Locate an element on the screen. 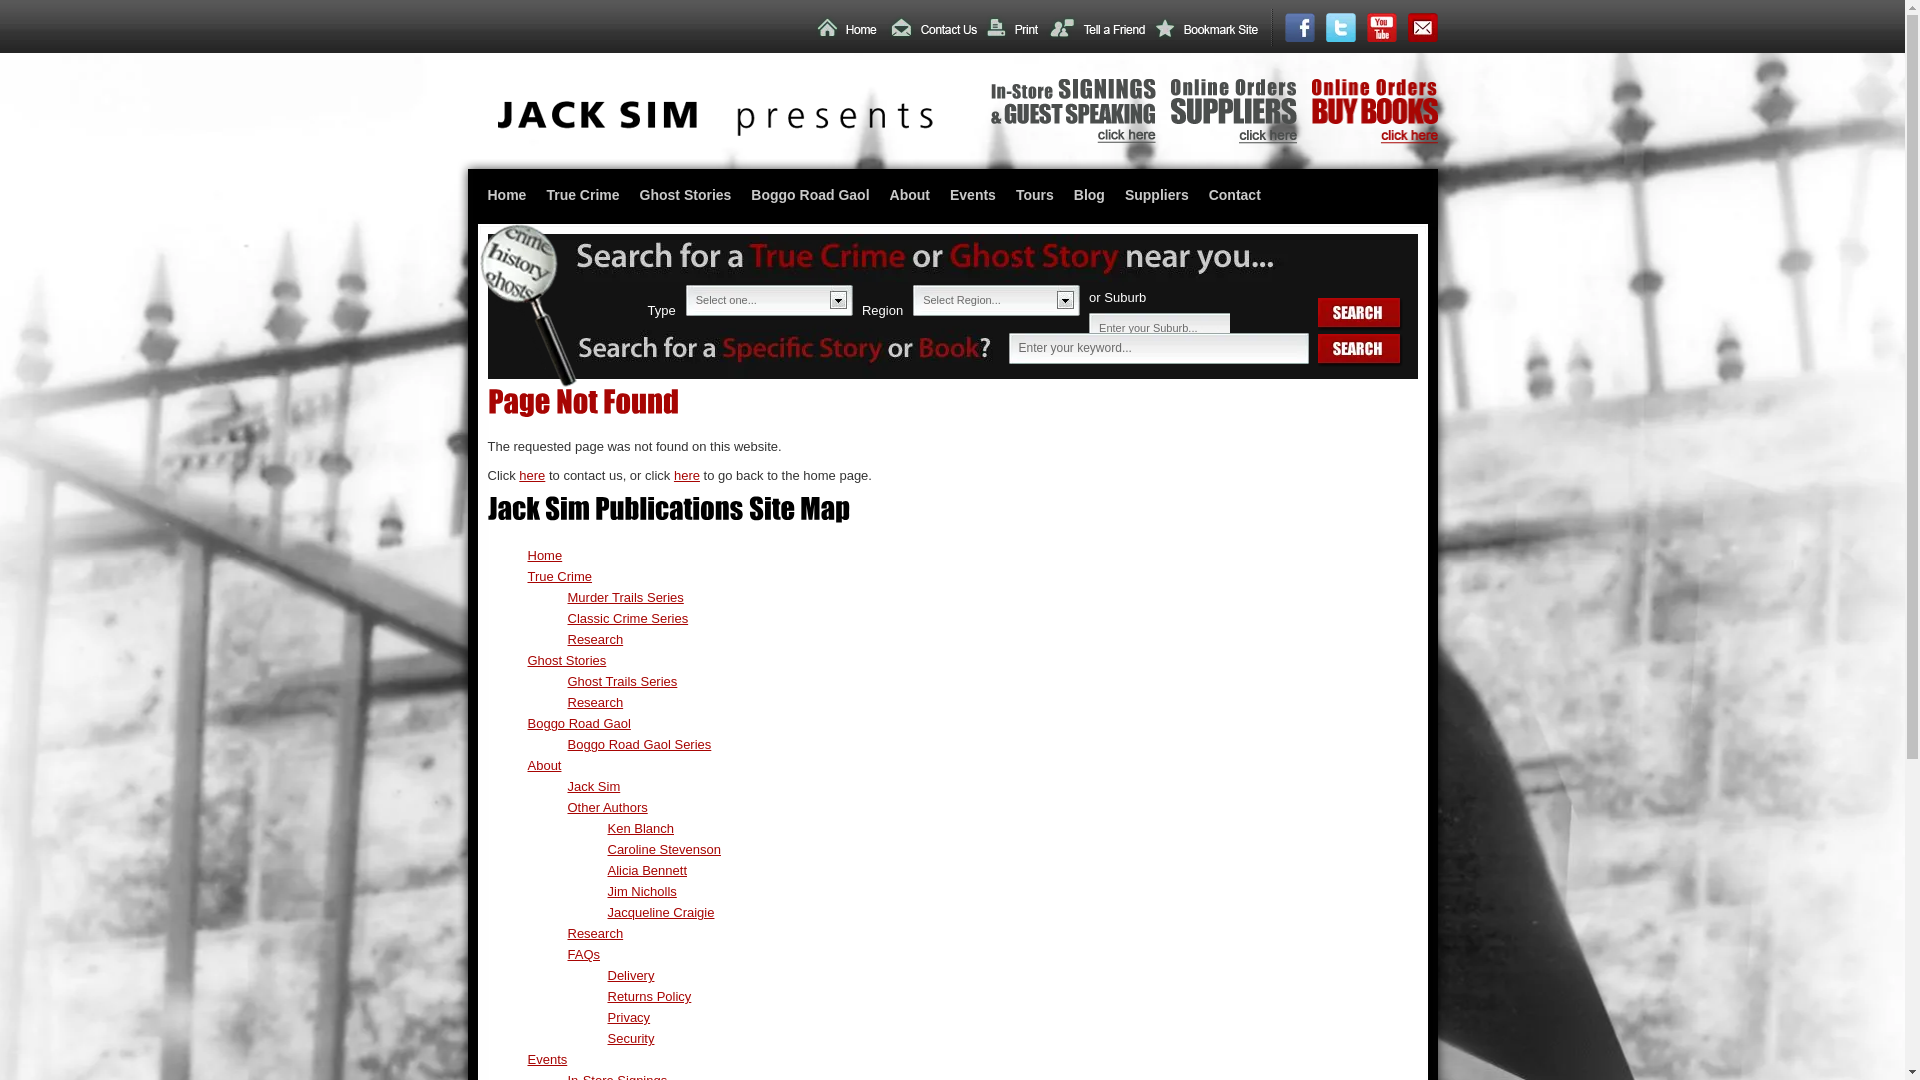 This screenshot has width=1920, height=1080. 'Alicia Bennett' is located at coordinates (648, 869).